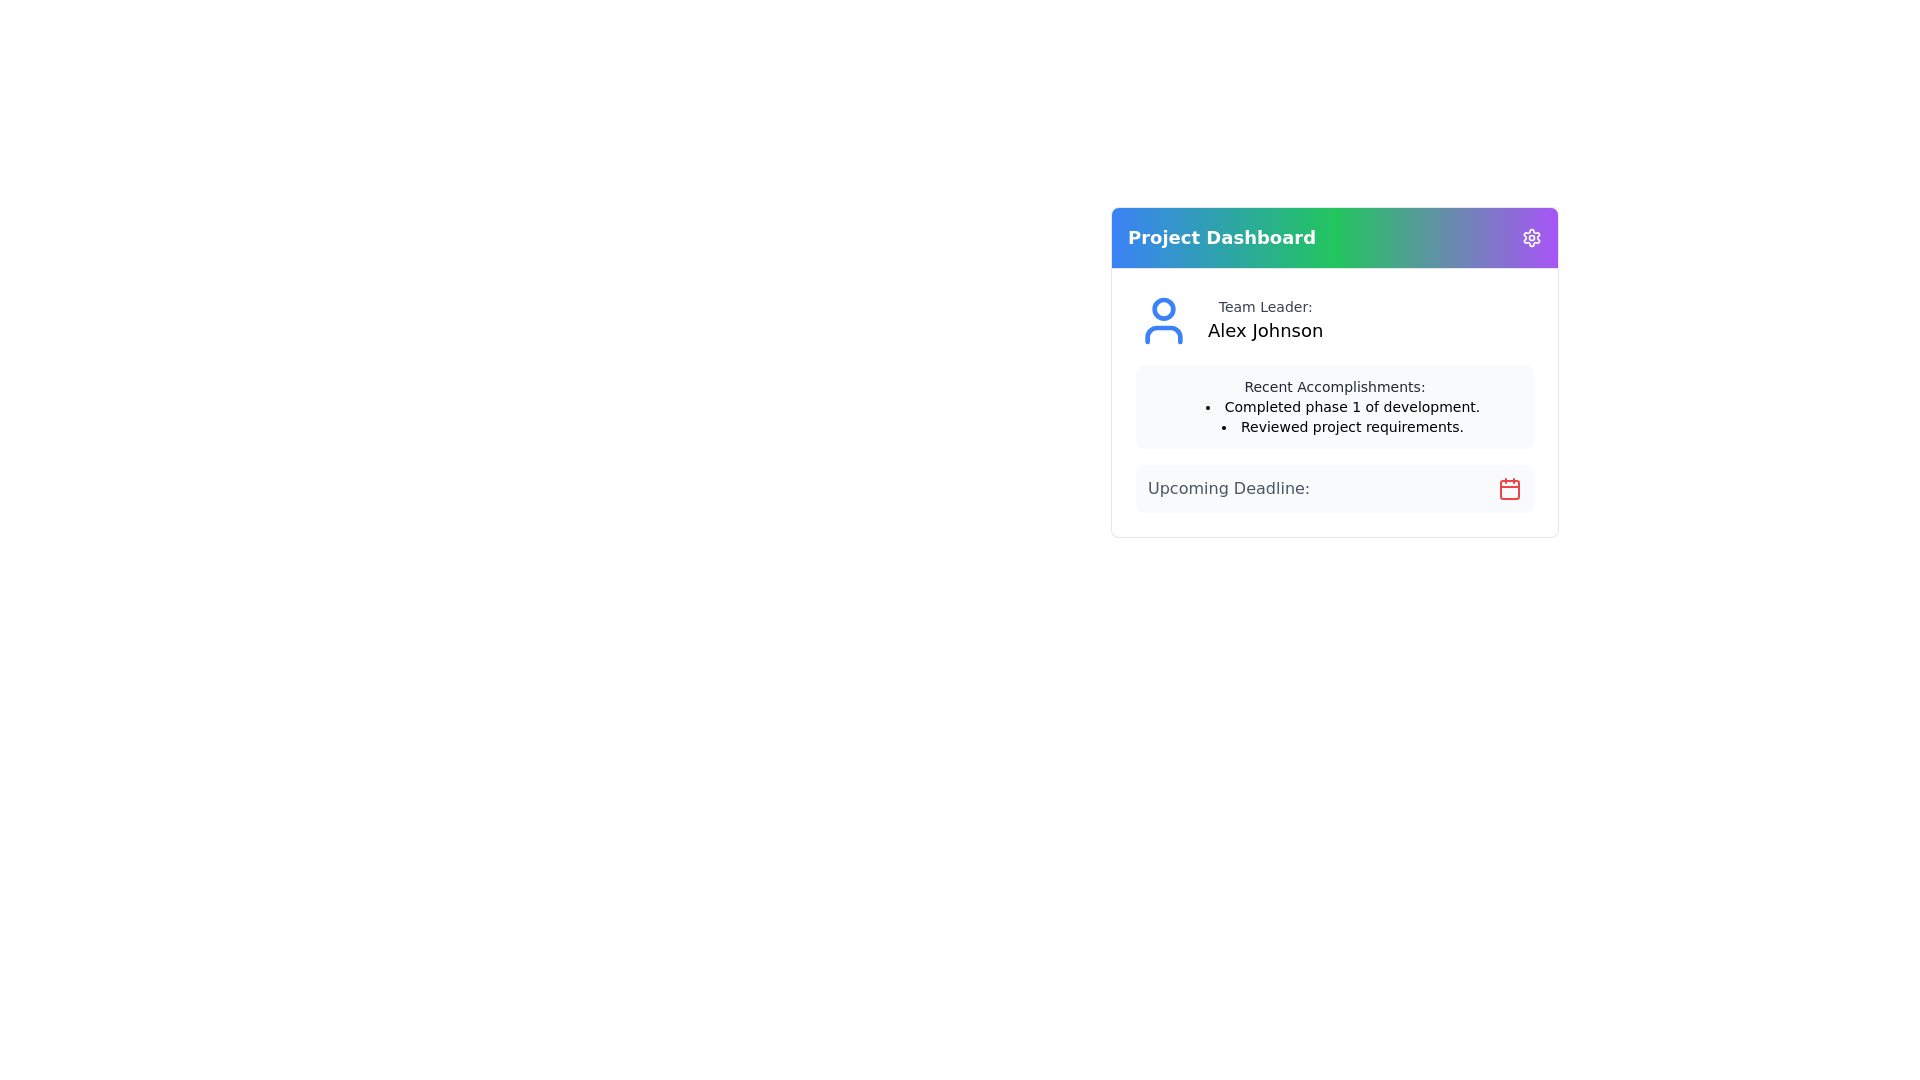 Image resolution: width=1920 pixels, height=1080 pixels. Describe the element at coordinates (1343, 426) in the screenshot. I see `the text line saying 'Reviewed project requirements.' which is the second item in the bulleted list under the 'Recent Accomplishments' section of the project dashboard card` at that location.